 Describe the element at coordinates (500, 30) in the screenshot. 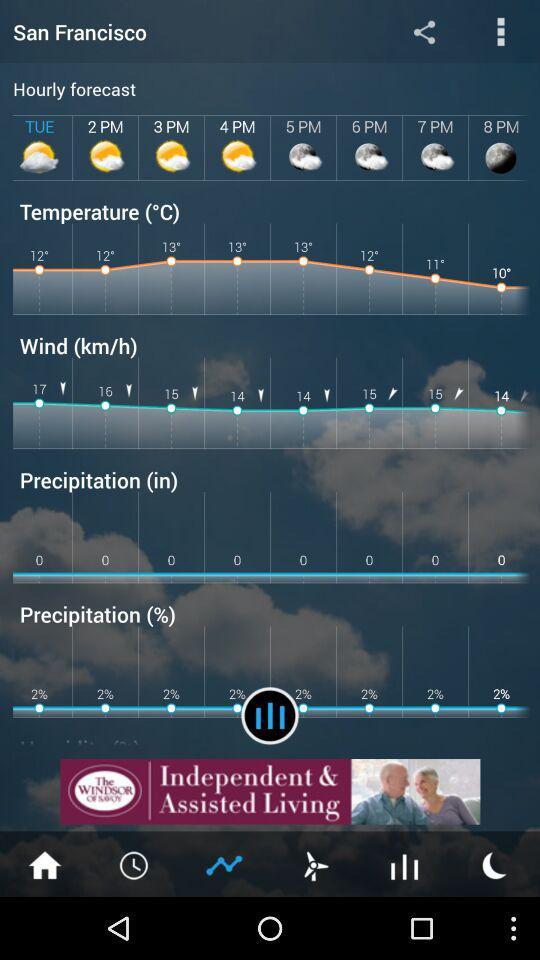

I see `open more options` at that location.